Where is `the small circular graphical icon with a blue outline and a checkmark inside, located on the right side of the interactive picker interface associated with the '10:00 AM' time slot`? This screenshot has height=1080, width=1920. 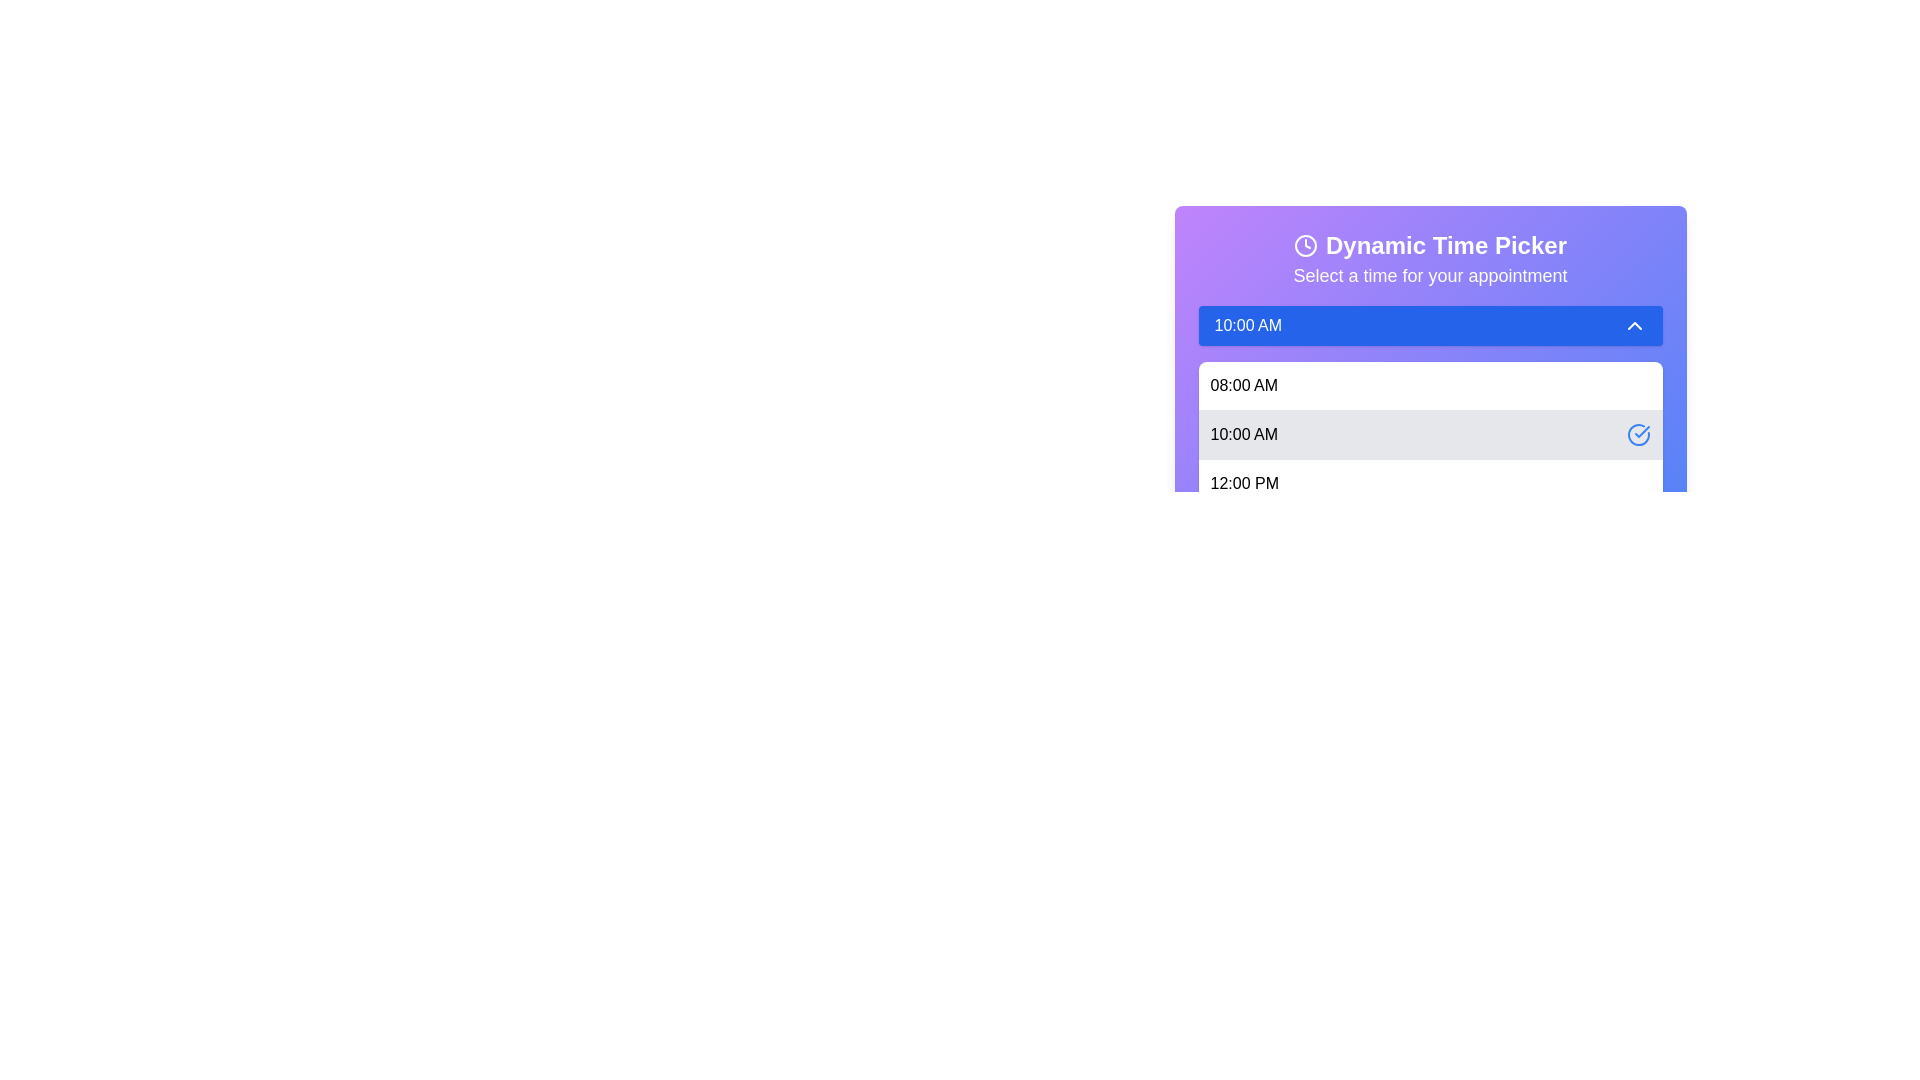 the small circular graphical icon with a blue outline and a checkmark inside, located on the right side of the interactive picker interface associated with the '10:00 AM' time slot is located at coordinates (1638, 434).